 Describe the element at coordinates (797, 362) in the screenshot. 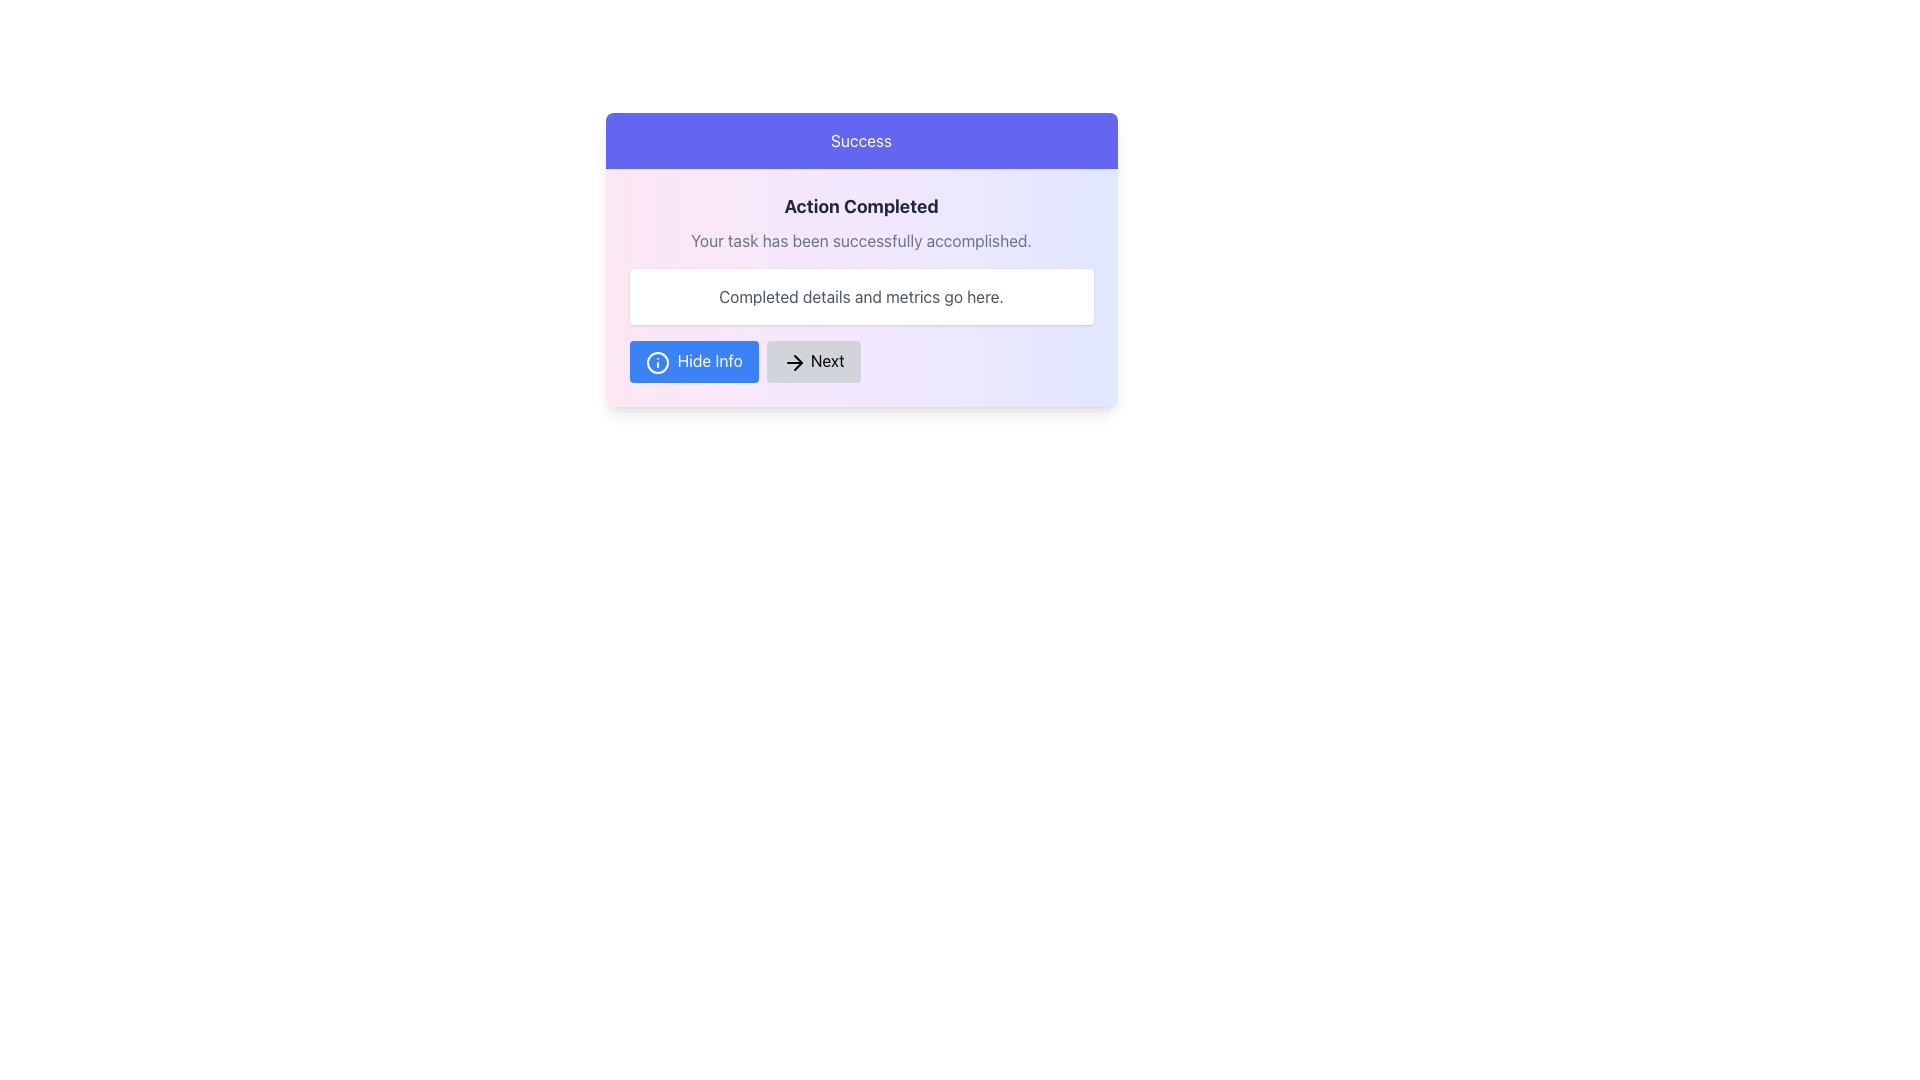

I see `the rightward-pointing arrowhead of the 'Next' button` at that location.